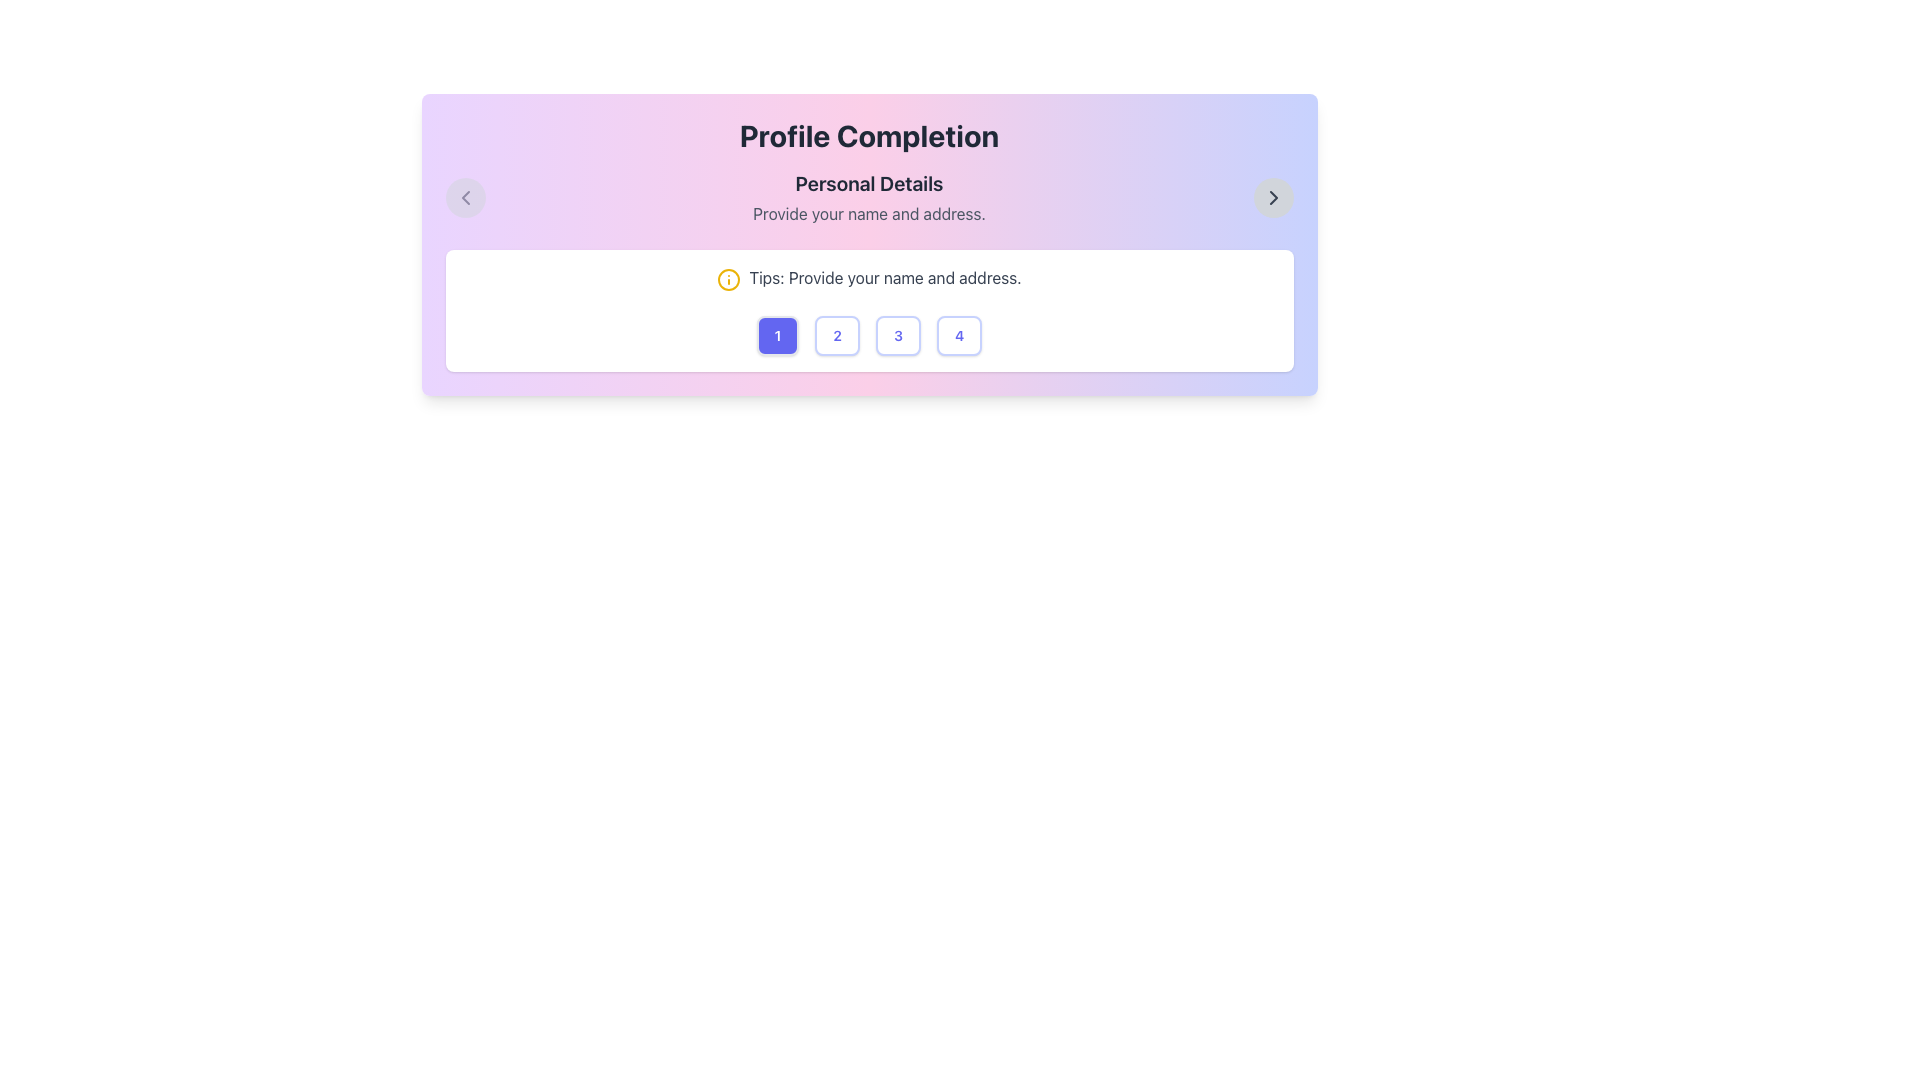 The width and height of the screenshot is (1920, 1080). What do you see at coordinates (464, 197) in the screenshot?
I see `the left chevron arrow icon contained within a circular button next to the 'Profile Completion' text in the header section` at bounding box center [464, 197].